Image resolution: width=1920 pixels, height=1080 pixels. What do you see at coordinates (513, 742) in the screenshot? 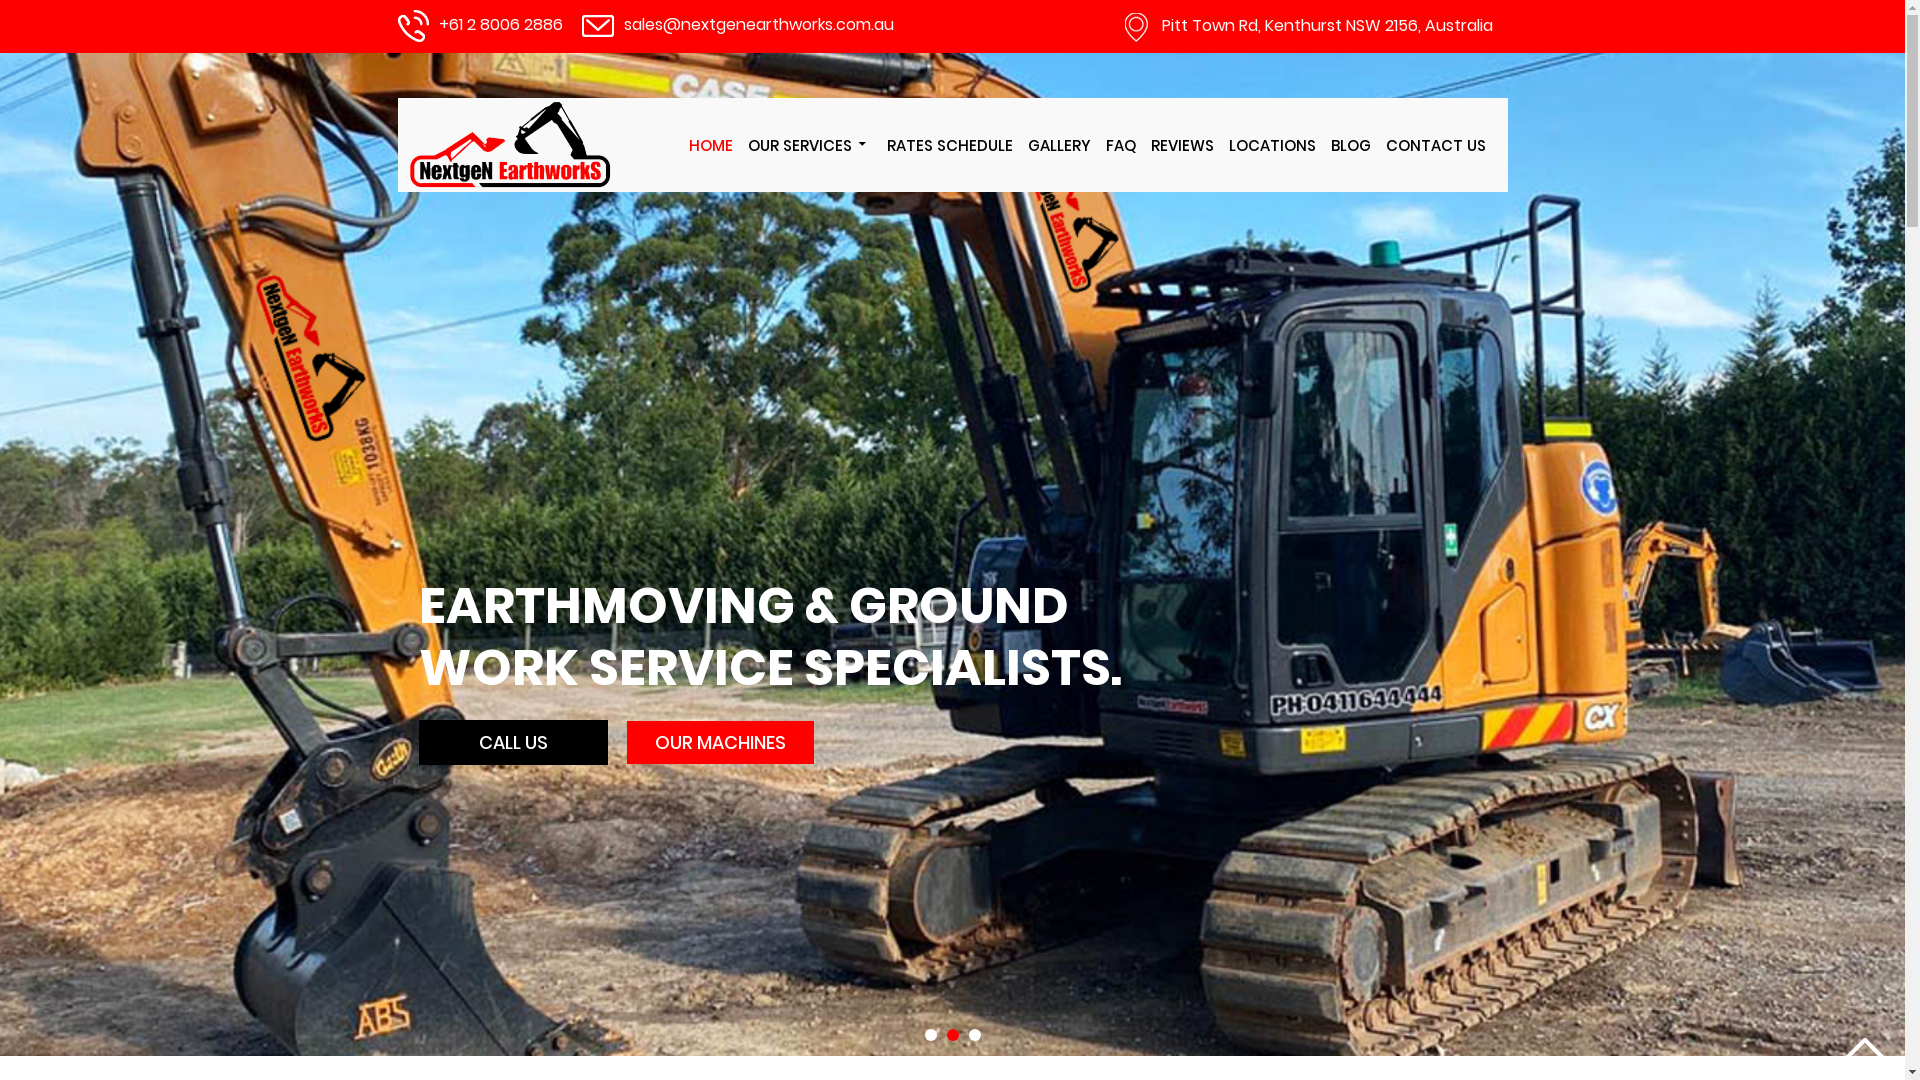
I see `'CALL US'` at bounding box center [513, 742].